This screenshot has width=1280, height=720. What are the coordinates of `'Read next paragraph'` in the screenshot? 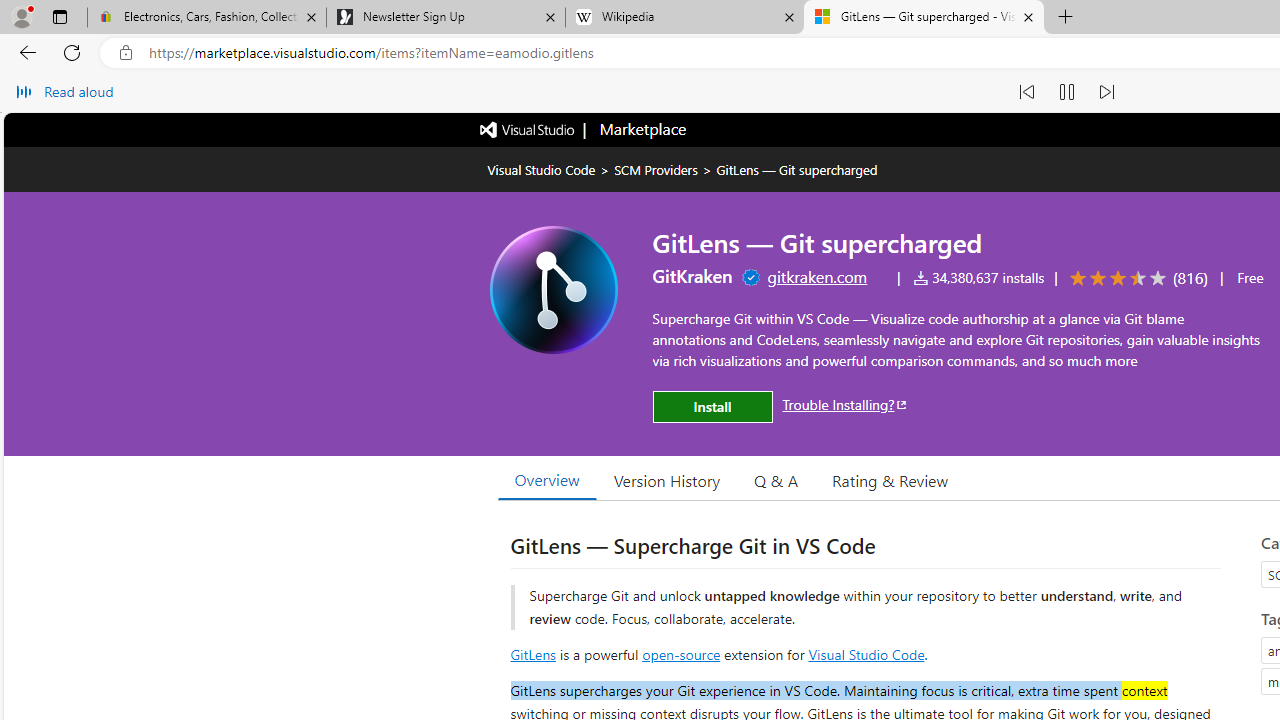 It's located at (1104, 92).